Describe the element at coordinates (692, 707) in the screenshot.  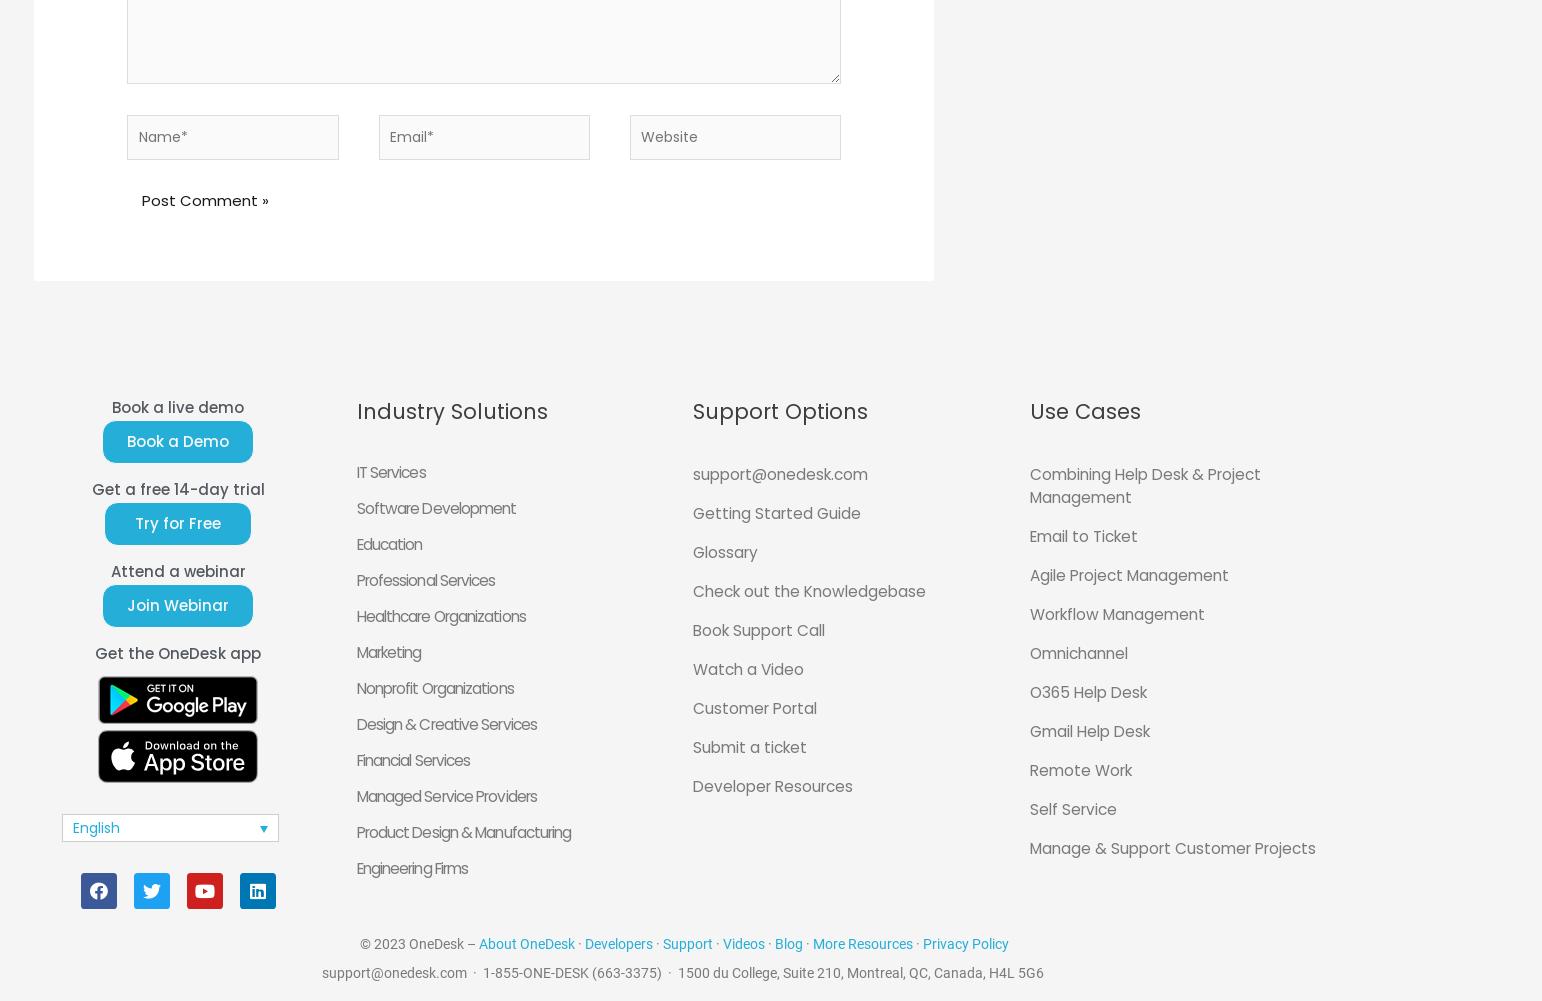
I see `'Customer Portal'` at that location.